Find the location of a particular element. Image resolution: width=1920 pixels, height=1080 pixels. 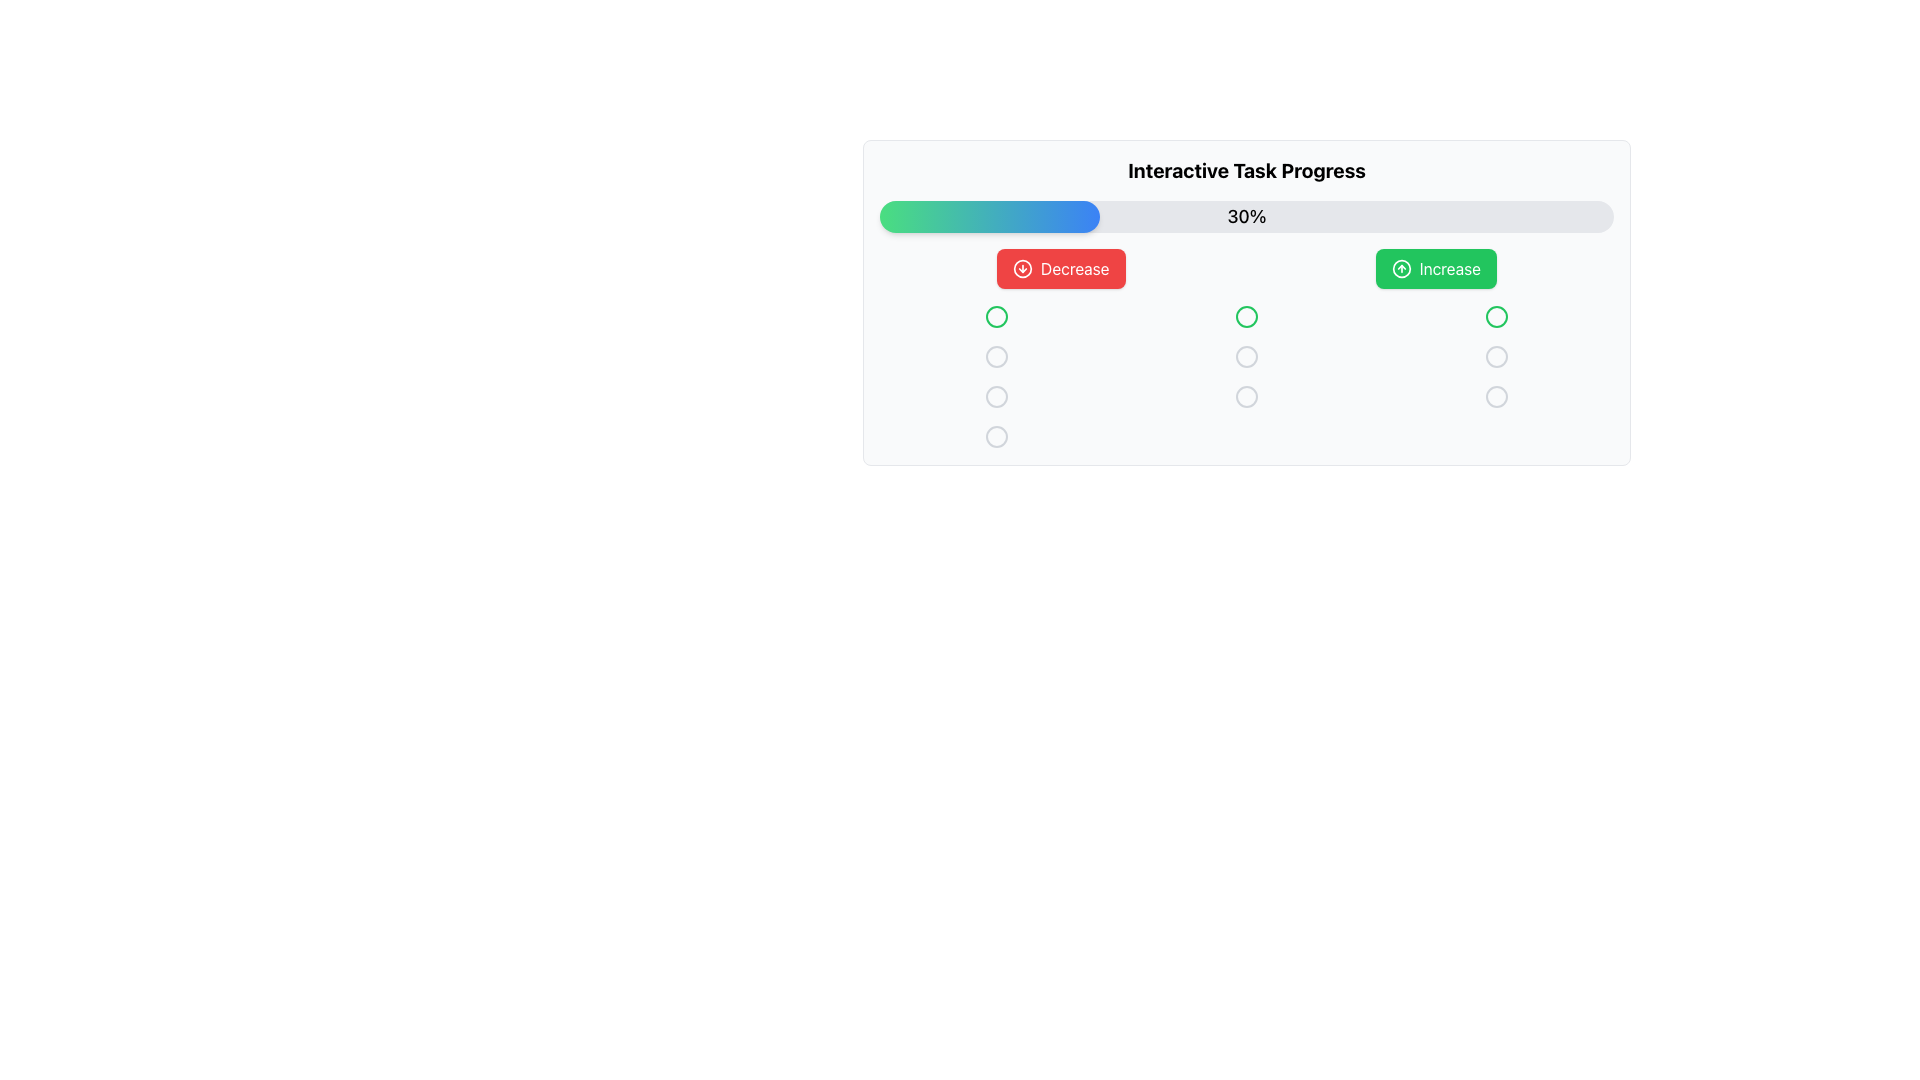

the green 'Increase' button with a white arrow icon is located at coordinates (1434, 268).